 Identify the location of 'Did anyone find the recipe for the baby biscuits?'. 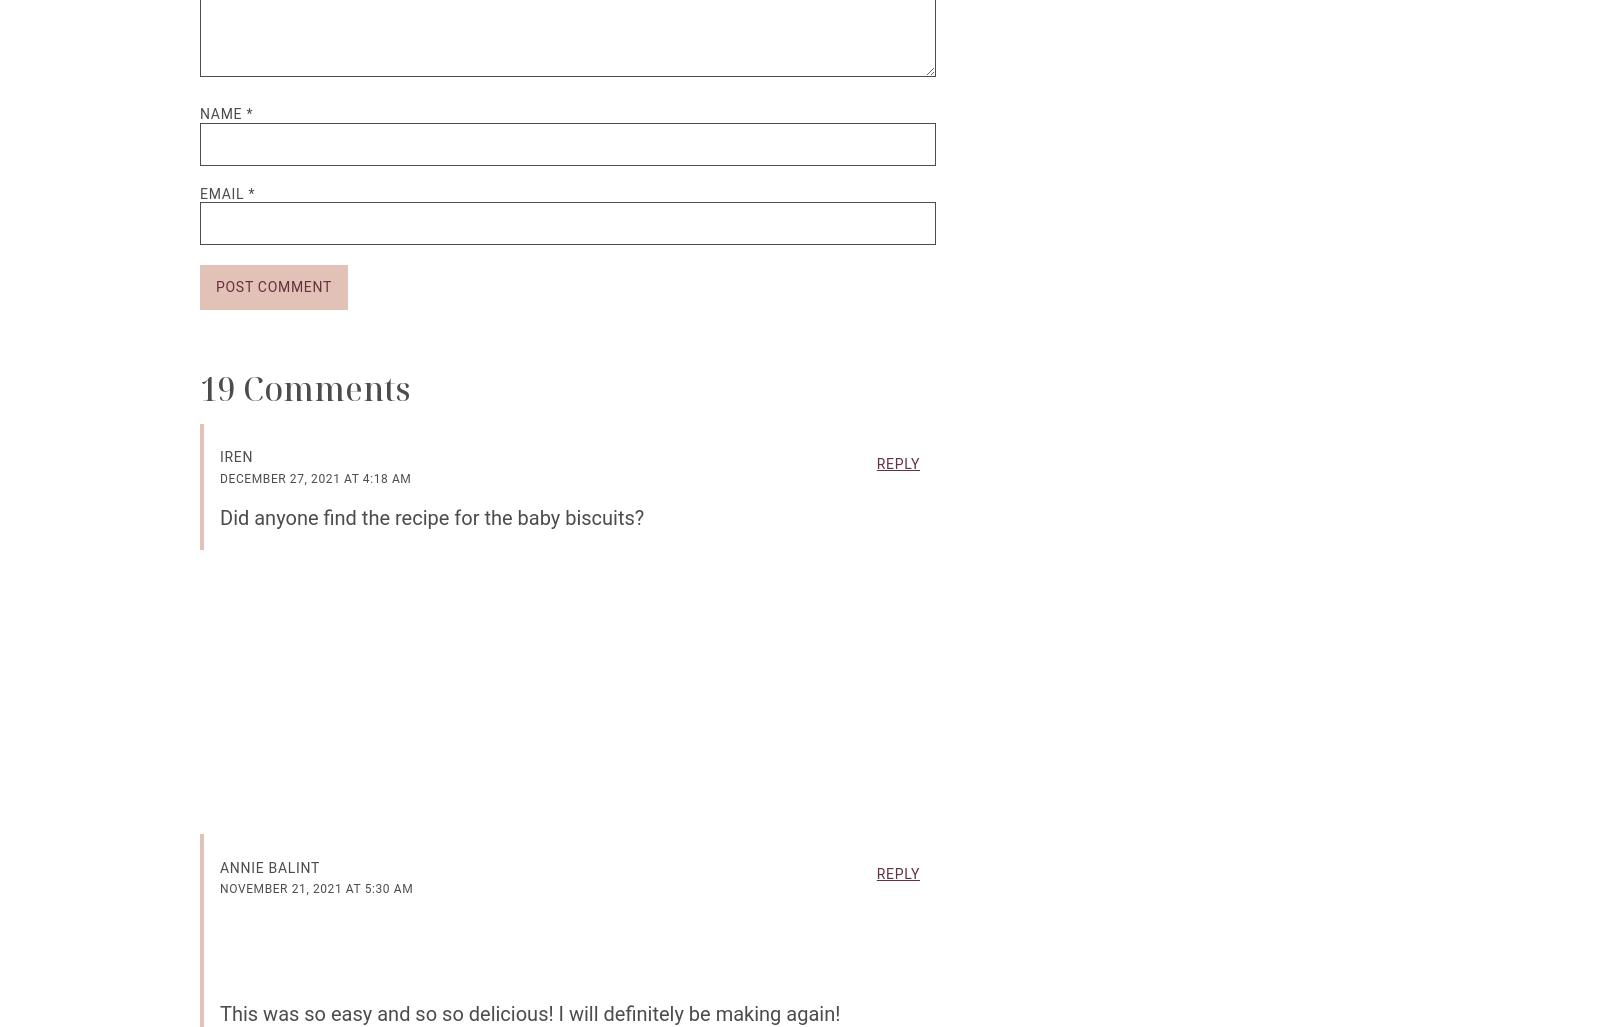
(220, 517).